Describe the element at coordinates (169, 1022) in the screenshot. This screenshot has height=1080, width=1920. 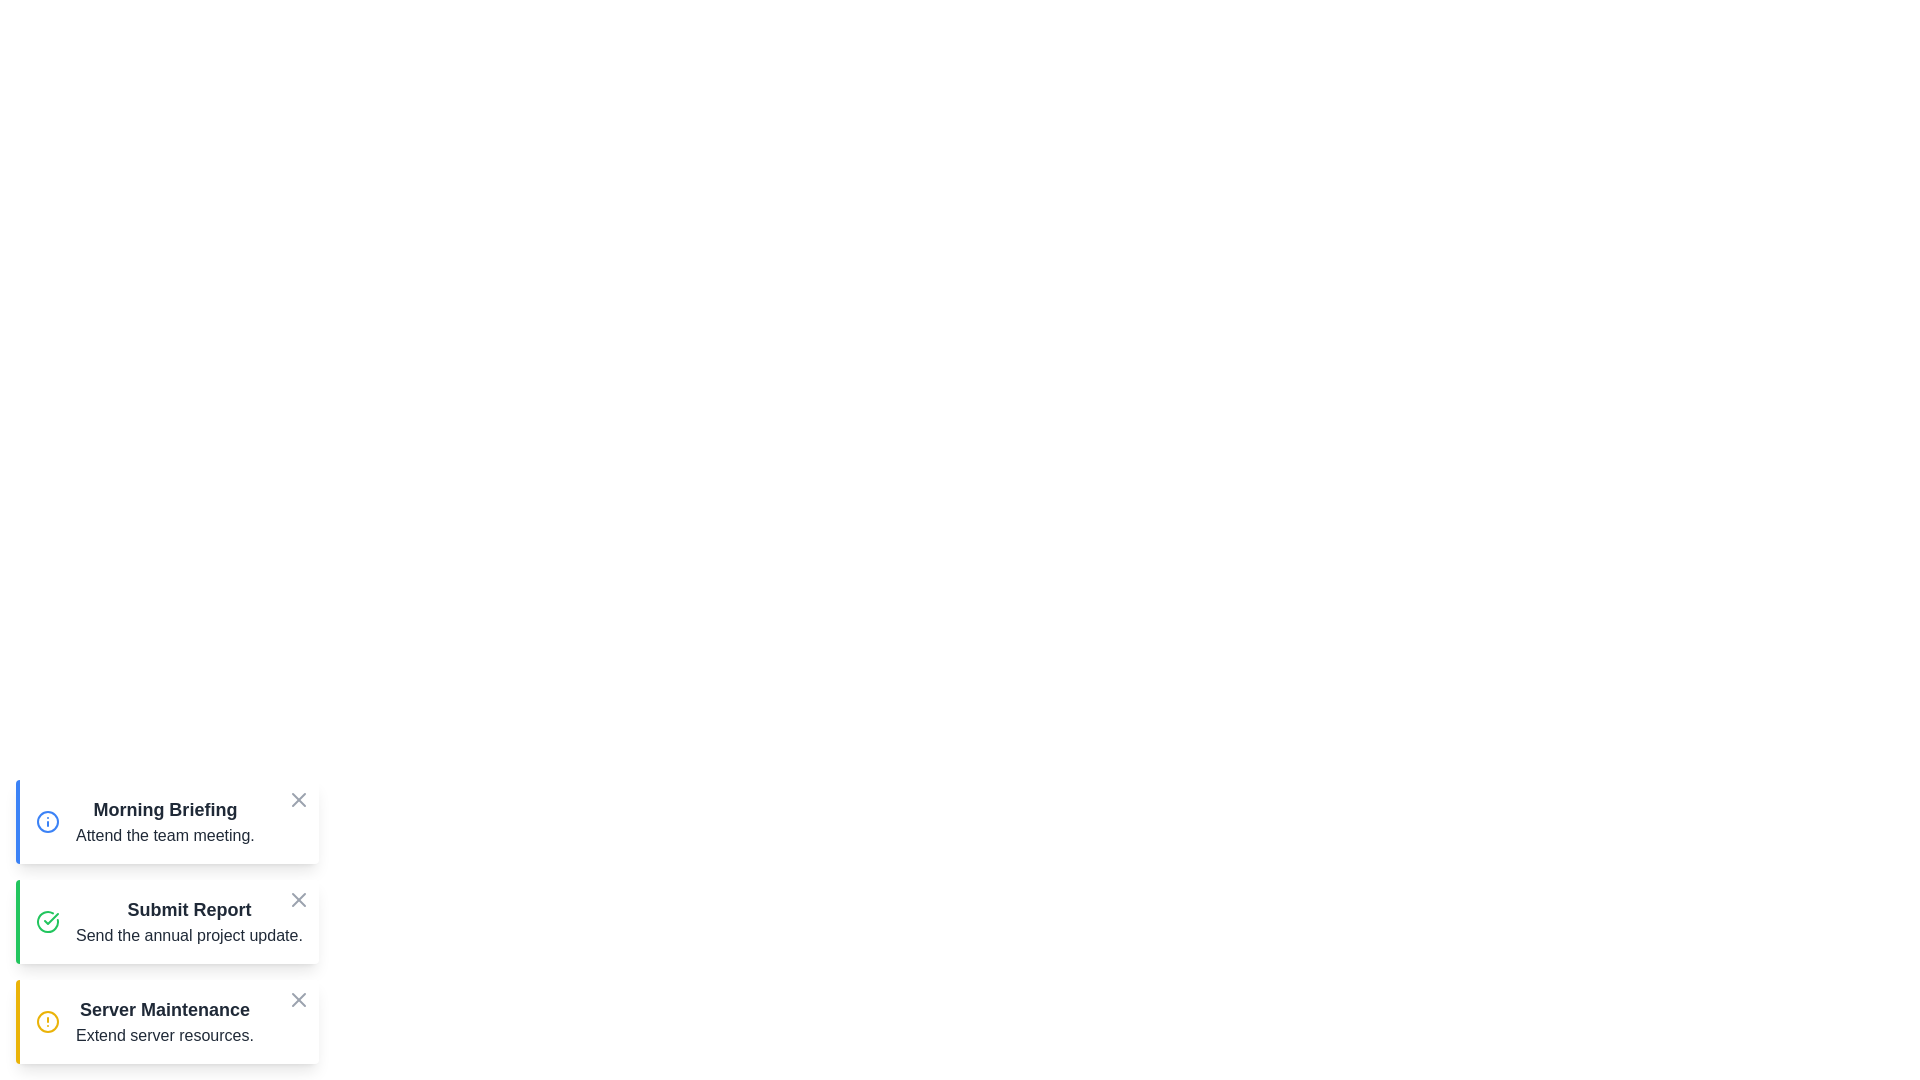
I see `the informational card displaying 'Server Maintenance', which is the third item in the vertically stacked list of notifications` at that location.